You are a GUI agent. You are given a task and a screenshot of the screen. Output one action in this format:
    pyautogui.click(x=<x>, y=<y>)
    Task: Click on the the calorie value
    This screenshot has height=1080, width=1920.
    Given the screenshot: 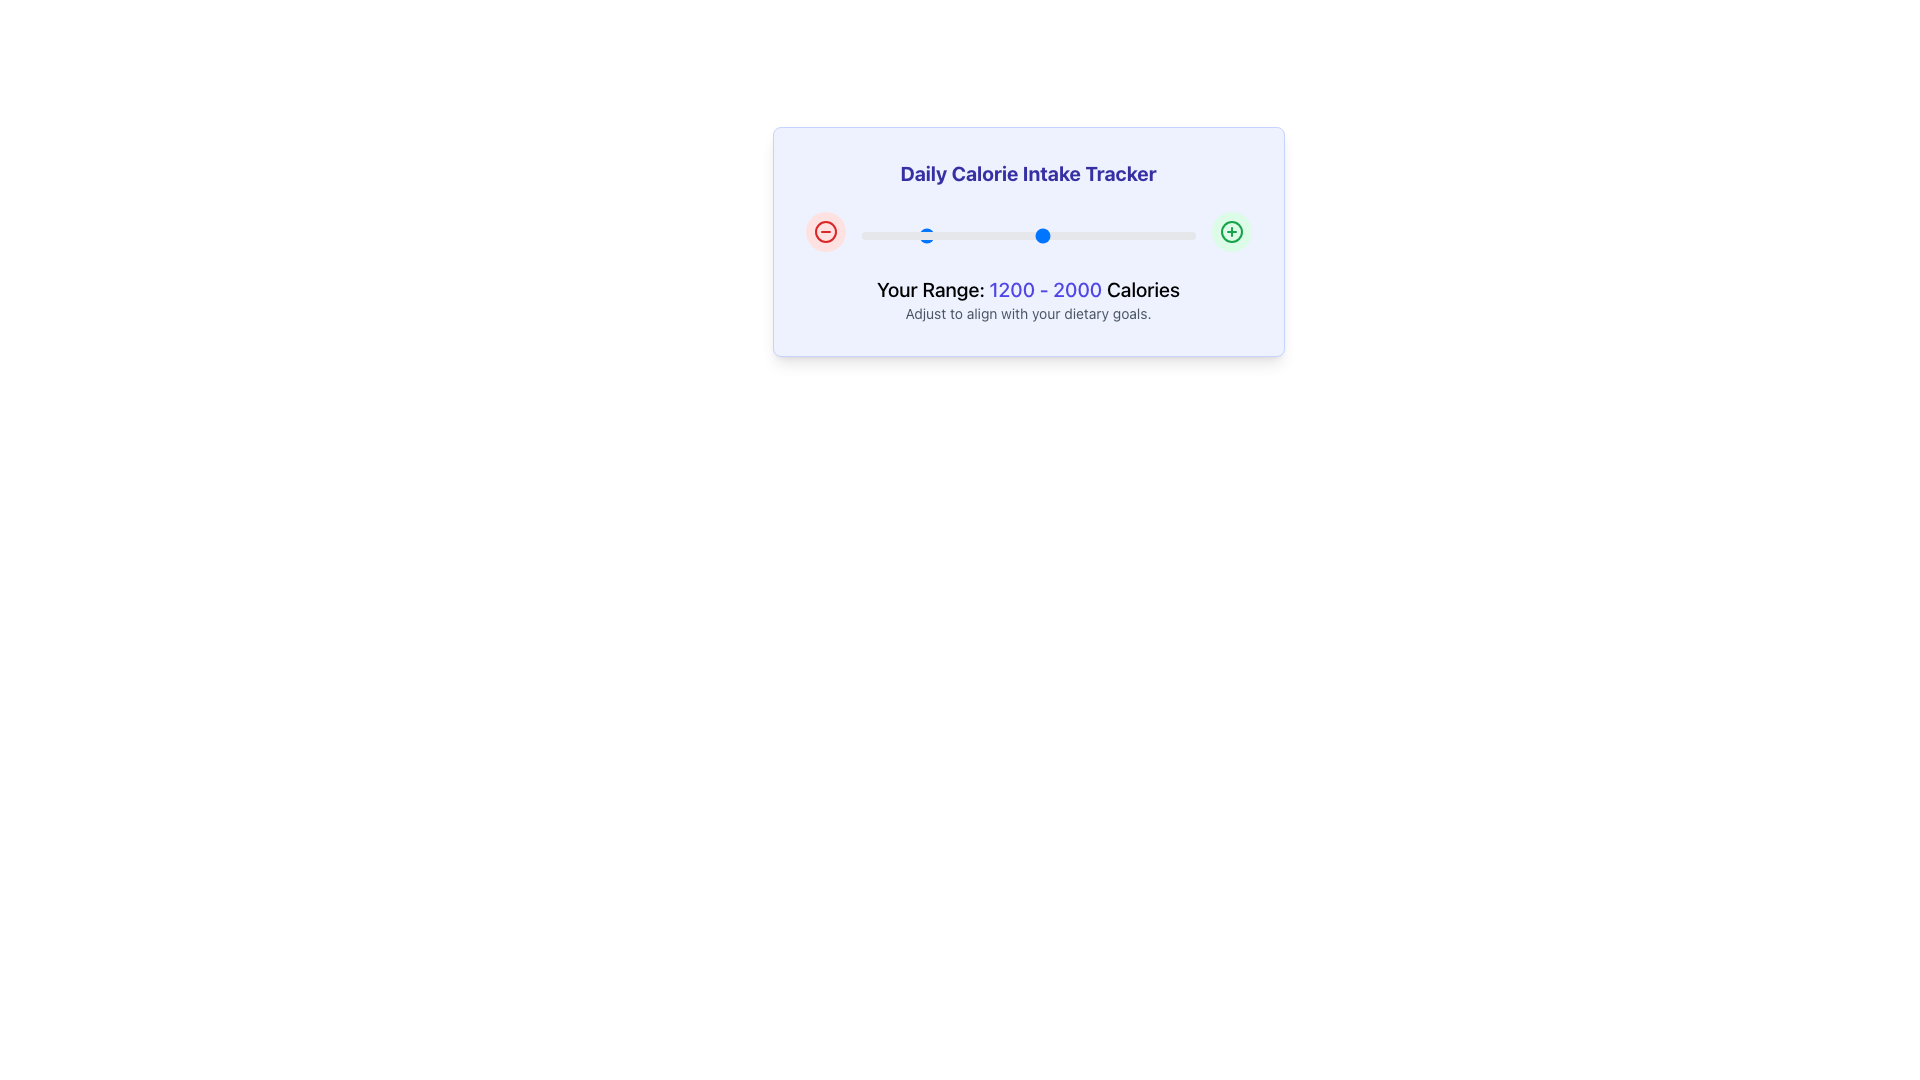 What is the action you would take?
    pyautogui.click(x=1138, y=234)
    